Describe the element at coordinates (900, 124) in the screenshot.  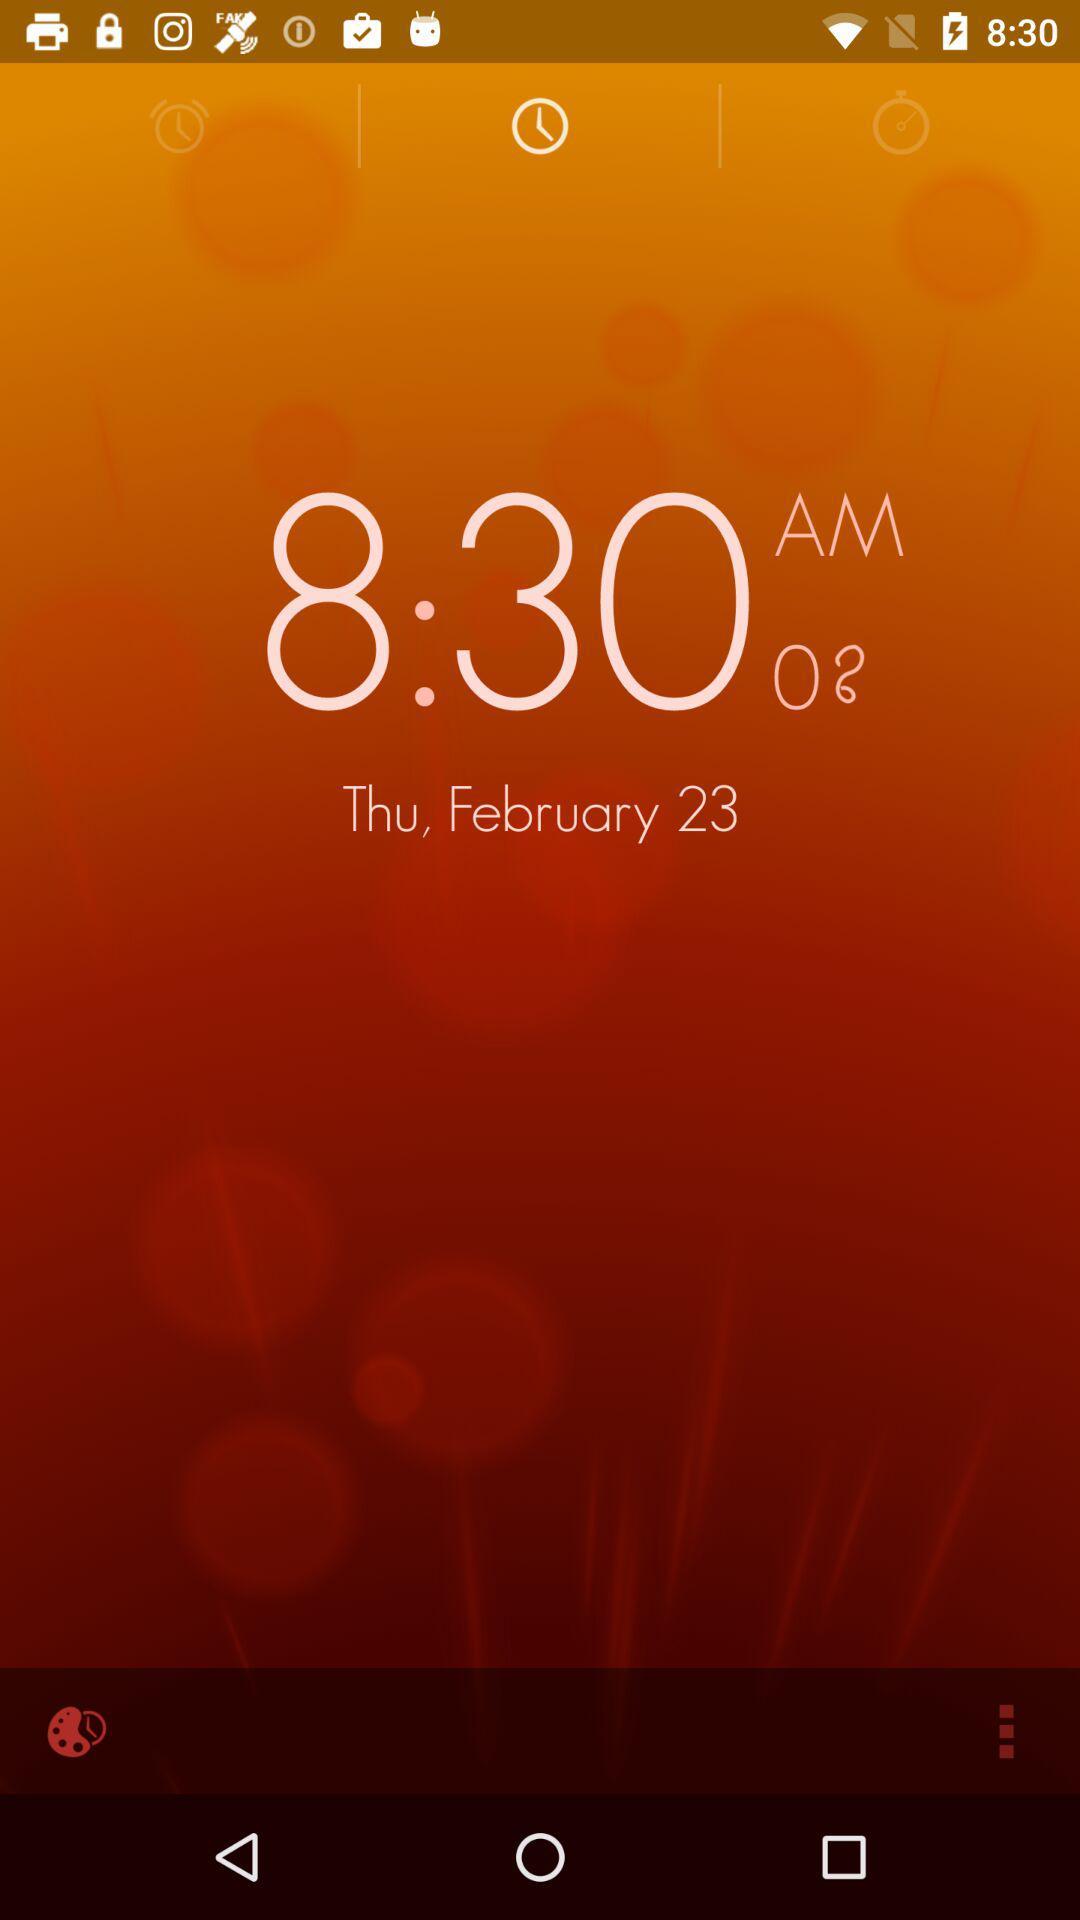
I see `the swap icon` at that location.